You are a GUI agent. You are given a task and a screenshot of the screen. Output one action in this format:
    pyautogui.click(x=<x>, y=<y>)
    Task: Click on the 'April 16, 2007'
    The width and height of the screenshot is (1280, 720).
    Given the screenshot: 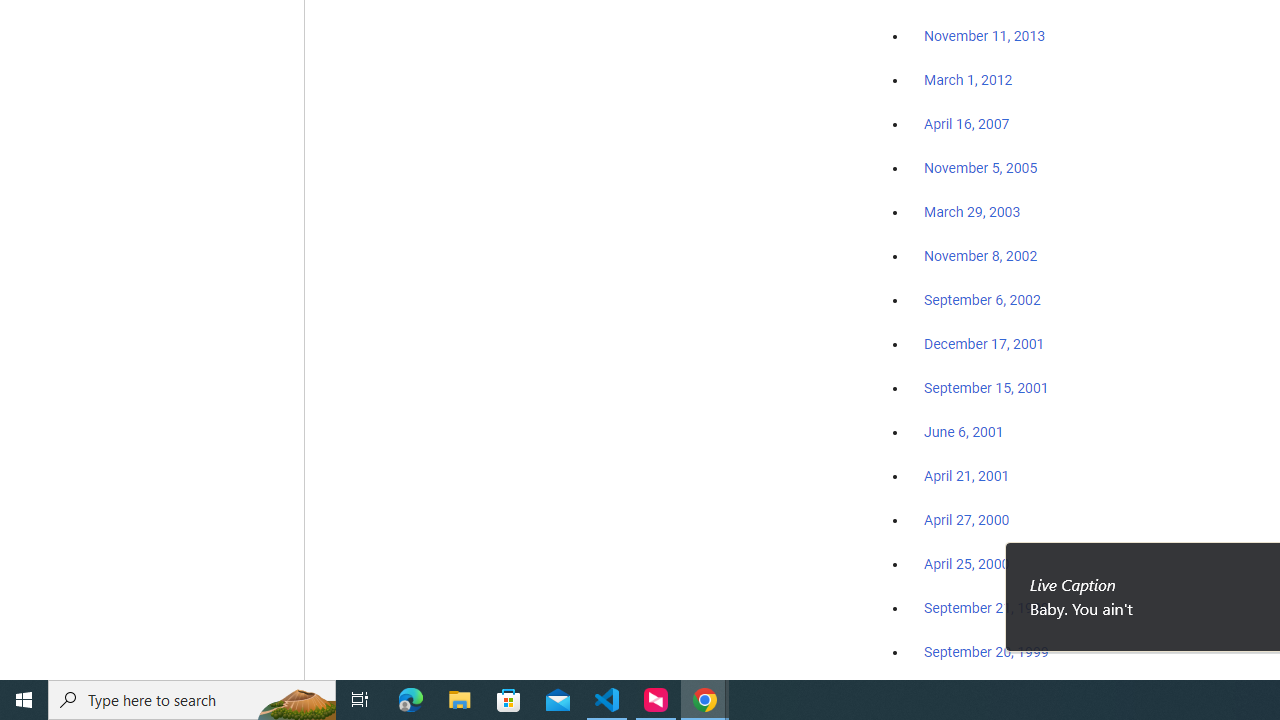 What is the action you would take?
    pyautogui.click(x=967, y=124)
    